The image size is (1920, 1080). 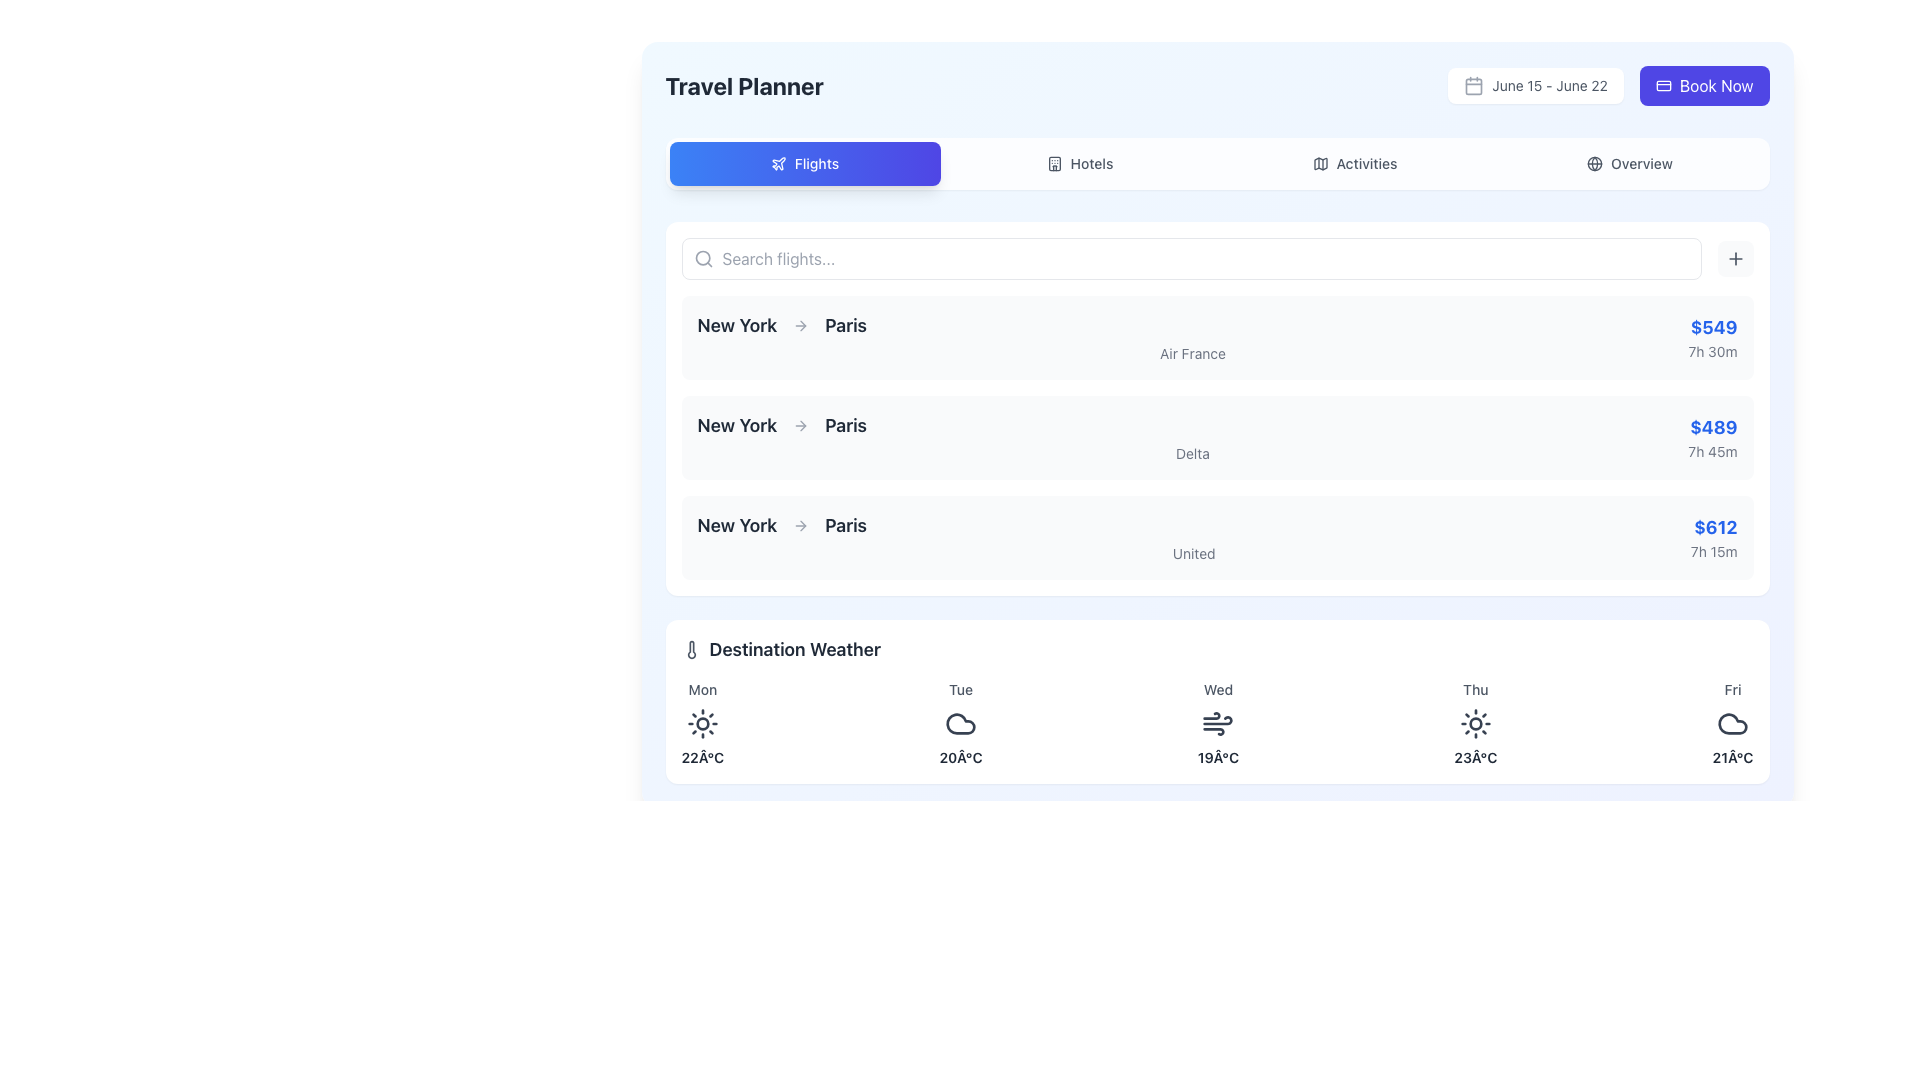 I want to click on the text label displaying '7h 30m' which is located below '$549' in the 'Flights' section if it is interactive, so click(x=1712, y=350).